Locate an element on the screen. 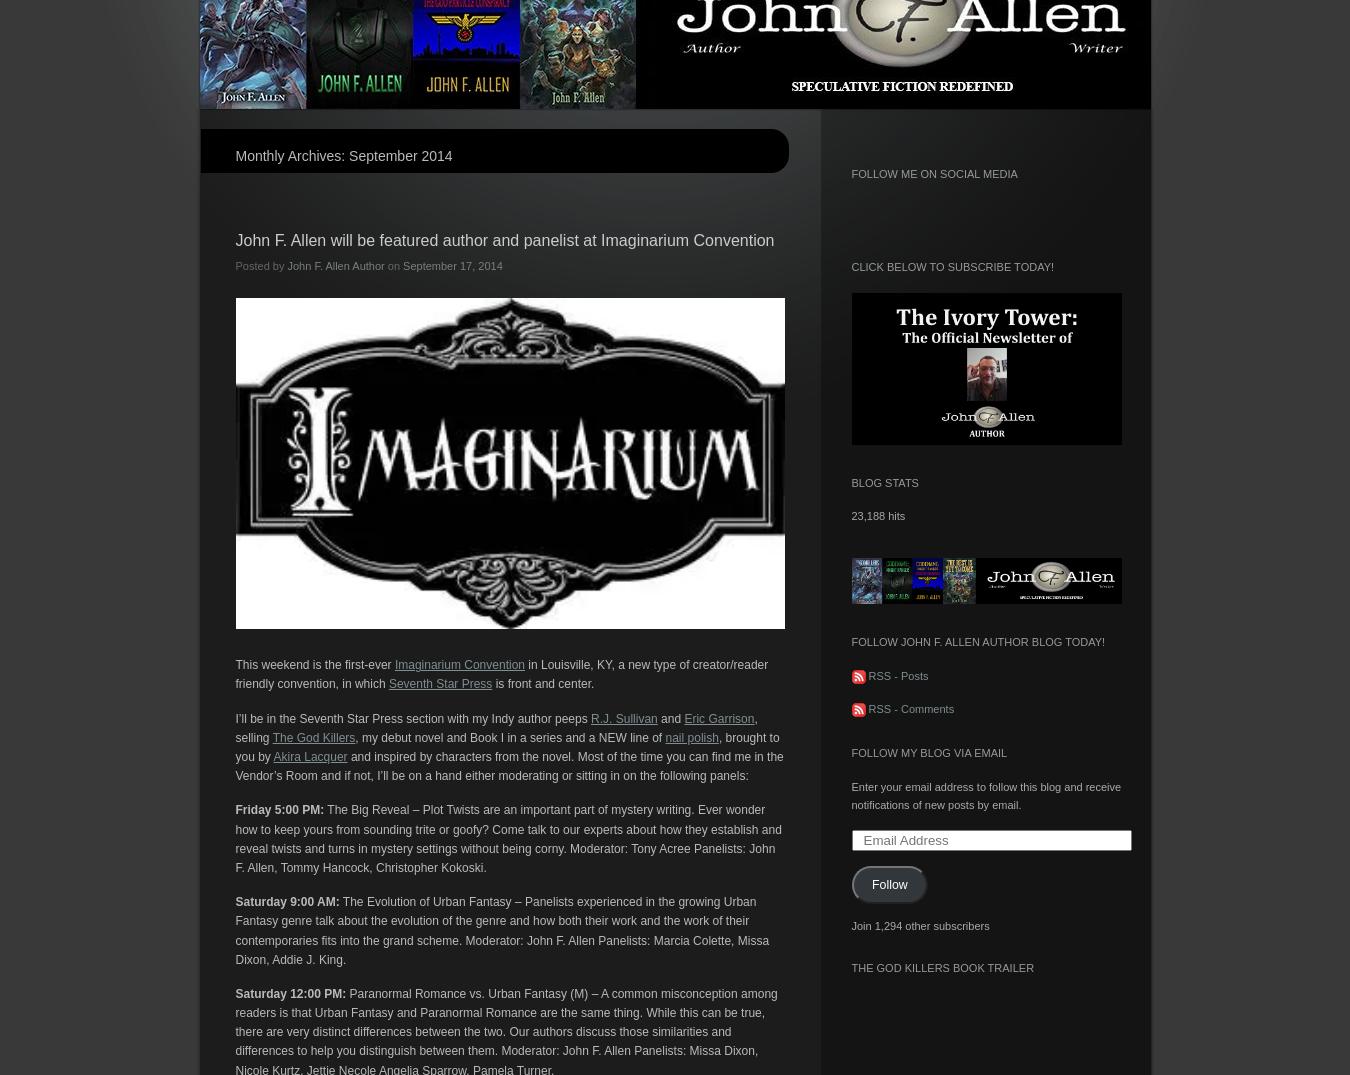  ', selling' is located at coordinates (494, 726).